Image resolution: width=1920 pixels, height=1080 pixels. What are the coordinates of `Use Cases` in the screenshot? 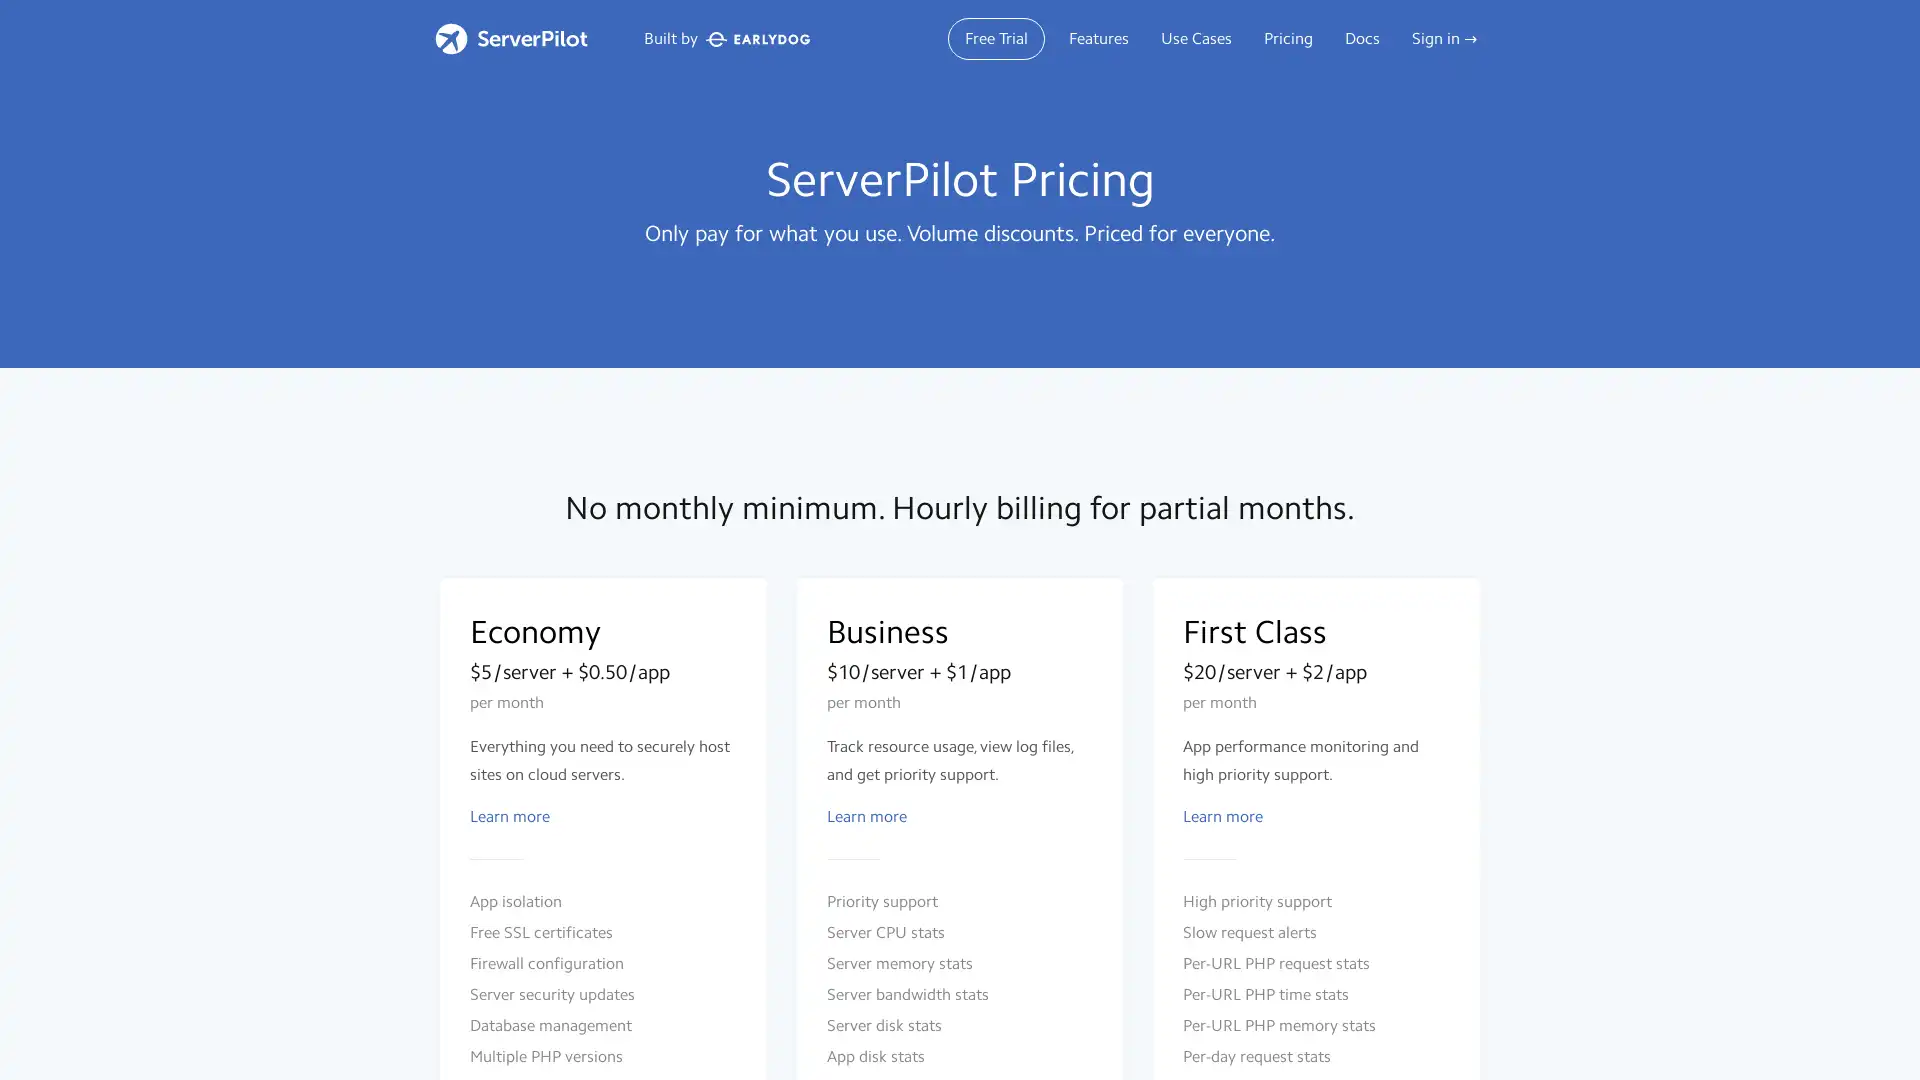 It's located at (1196, 38).